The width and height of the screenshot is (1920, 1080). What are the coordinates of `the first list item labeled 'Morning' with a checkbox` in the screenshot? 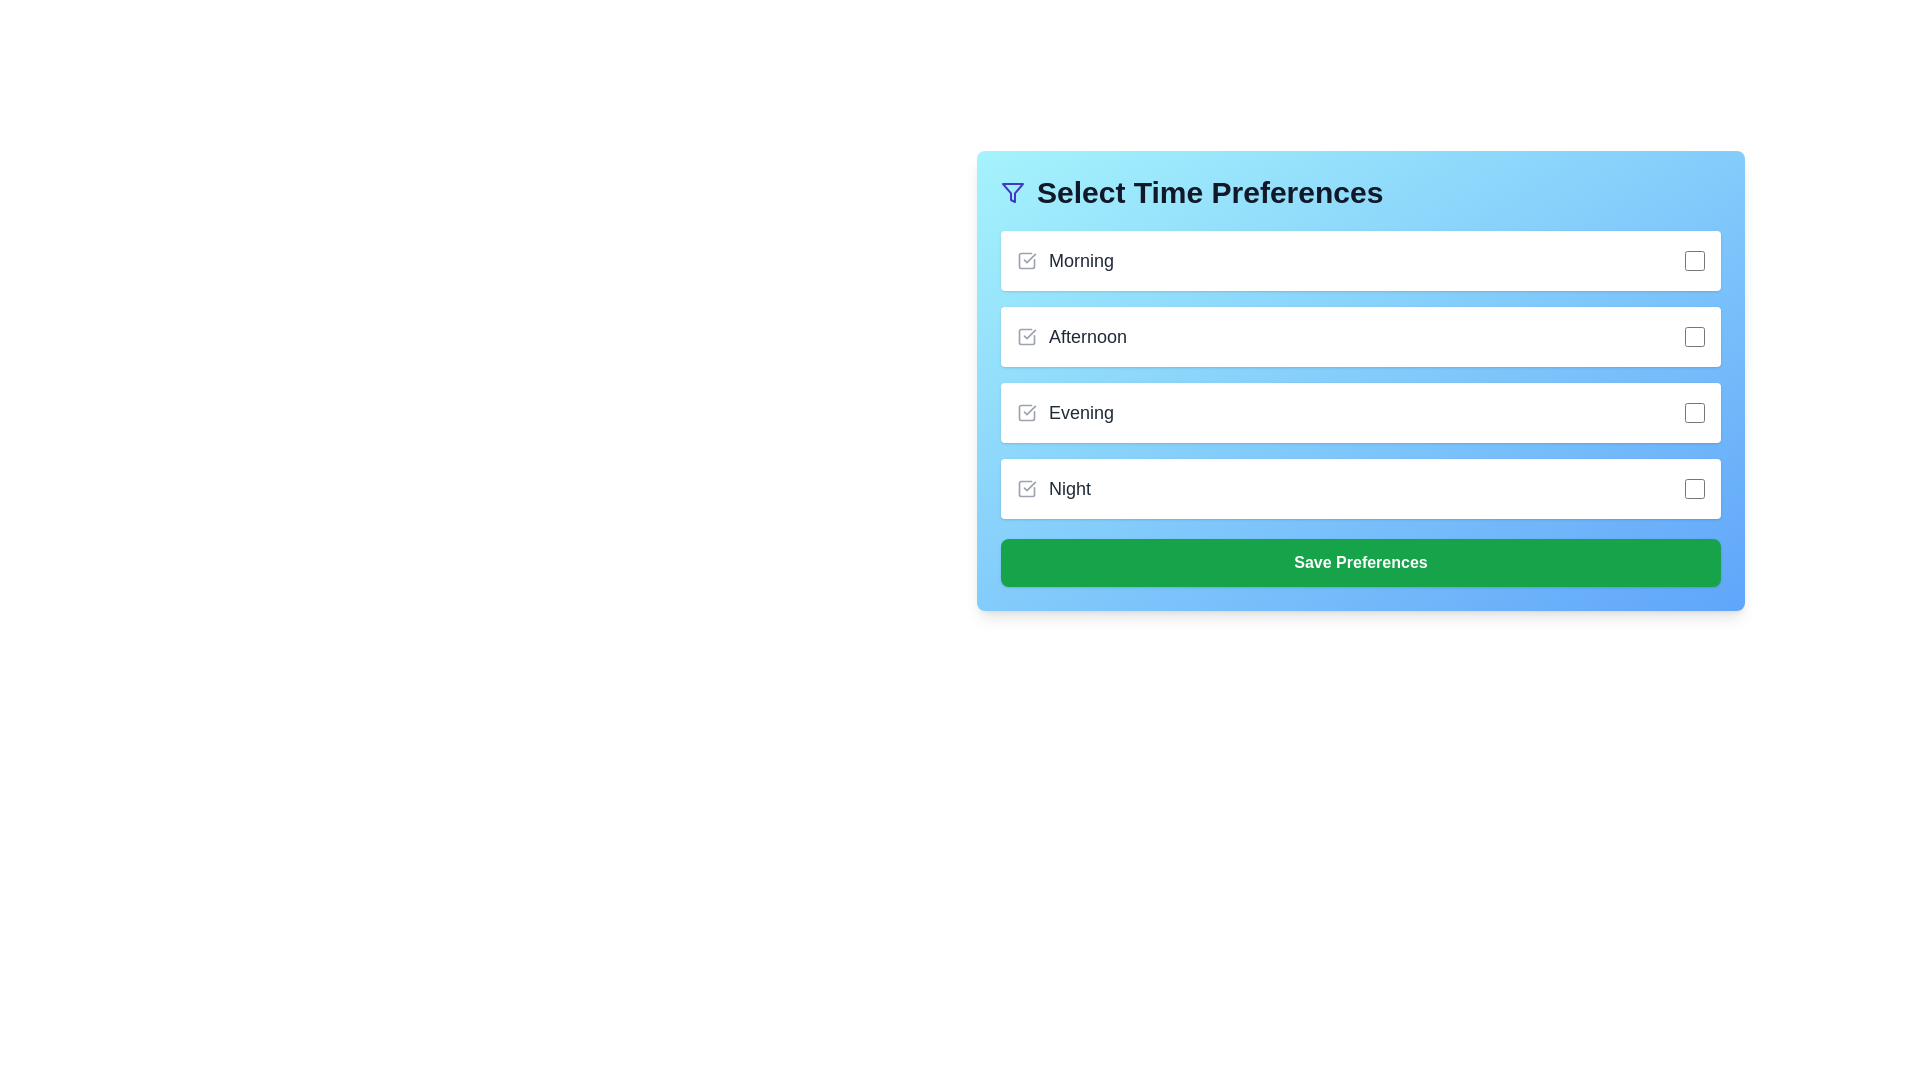 It's located at (1360, 260).